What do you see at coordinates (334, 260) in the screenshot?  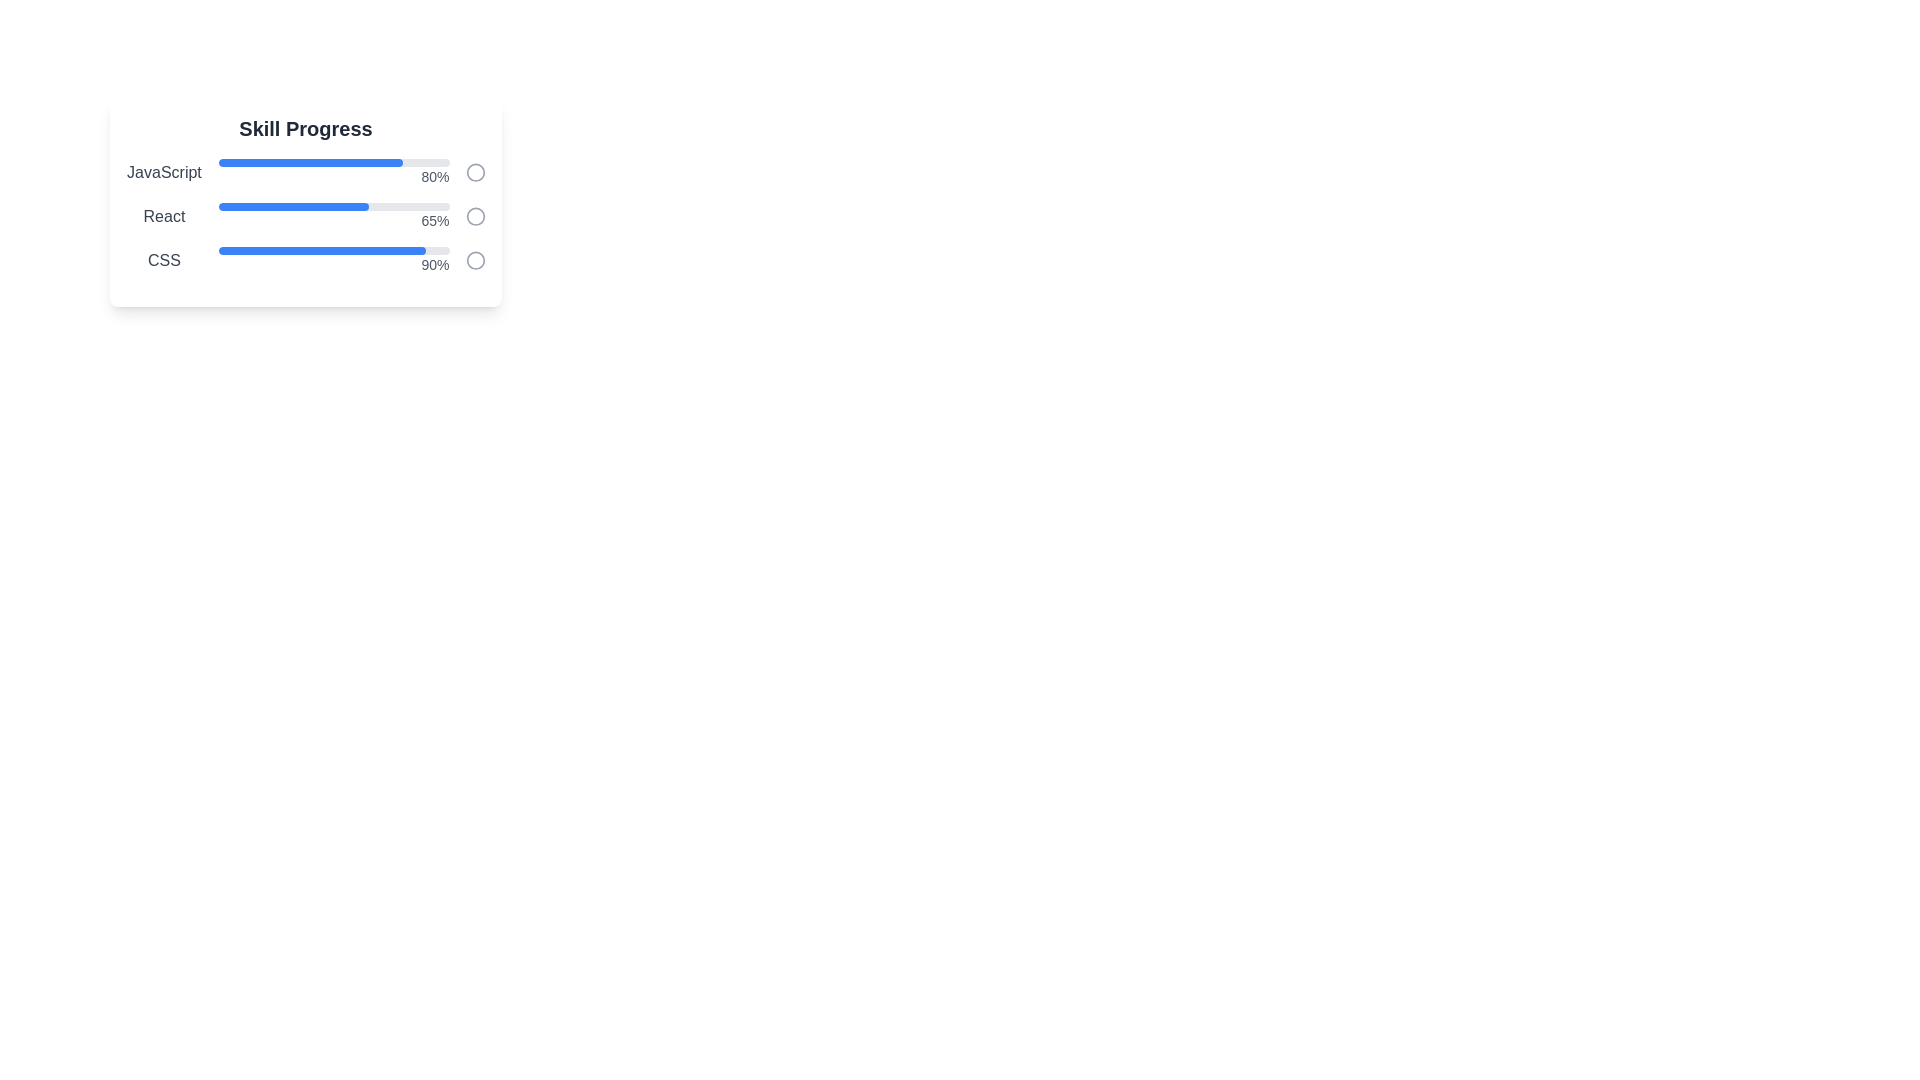 I see `the progress bar indicating '90%' completion in the 'Skill Progress' section to read the tooltip text` at bounding box center [334, 260].